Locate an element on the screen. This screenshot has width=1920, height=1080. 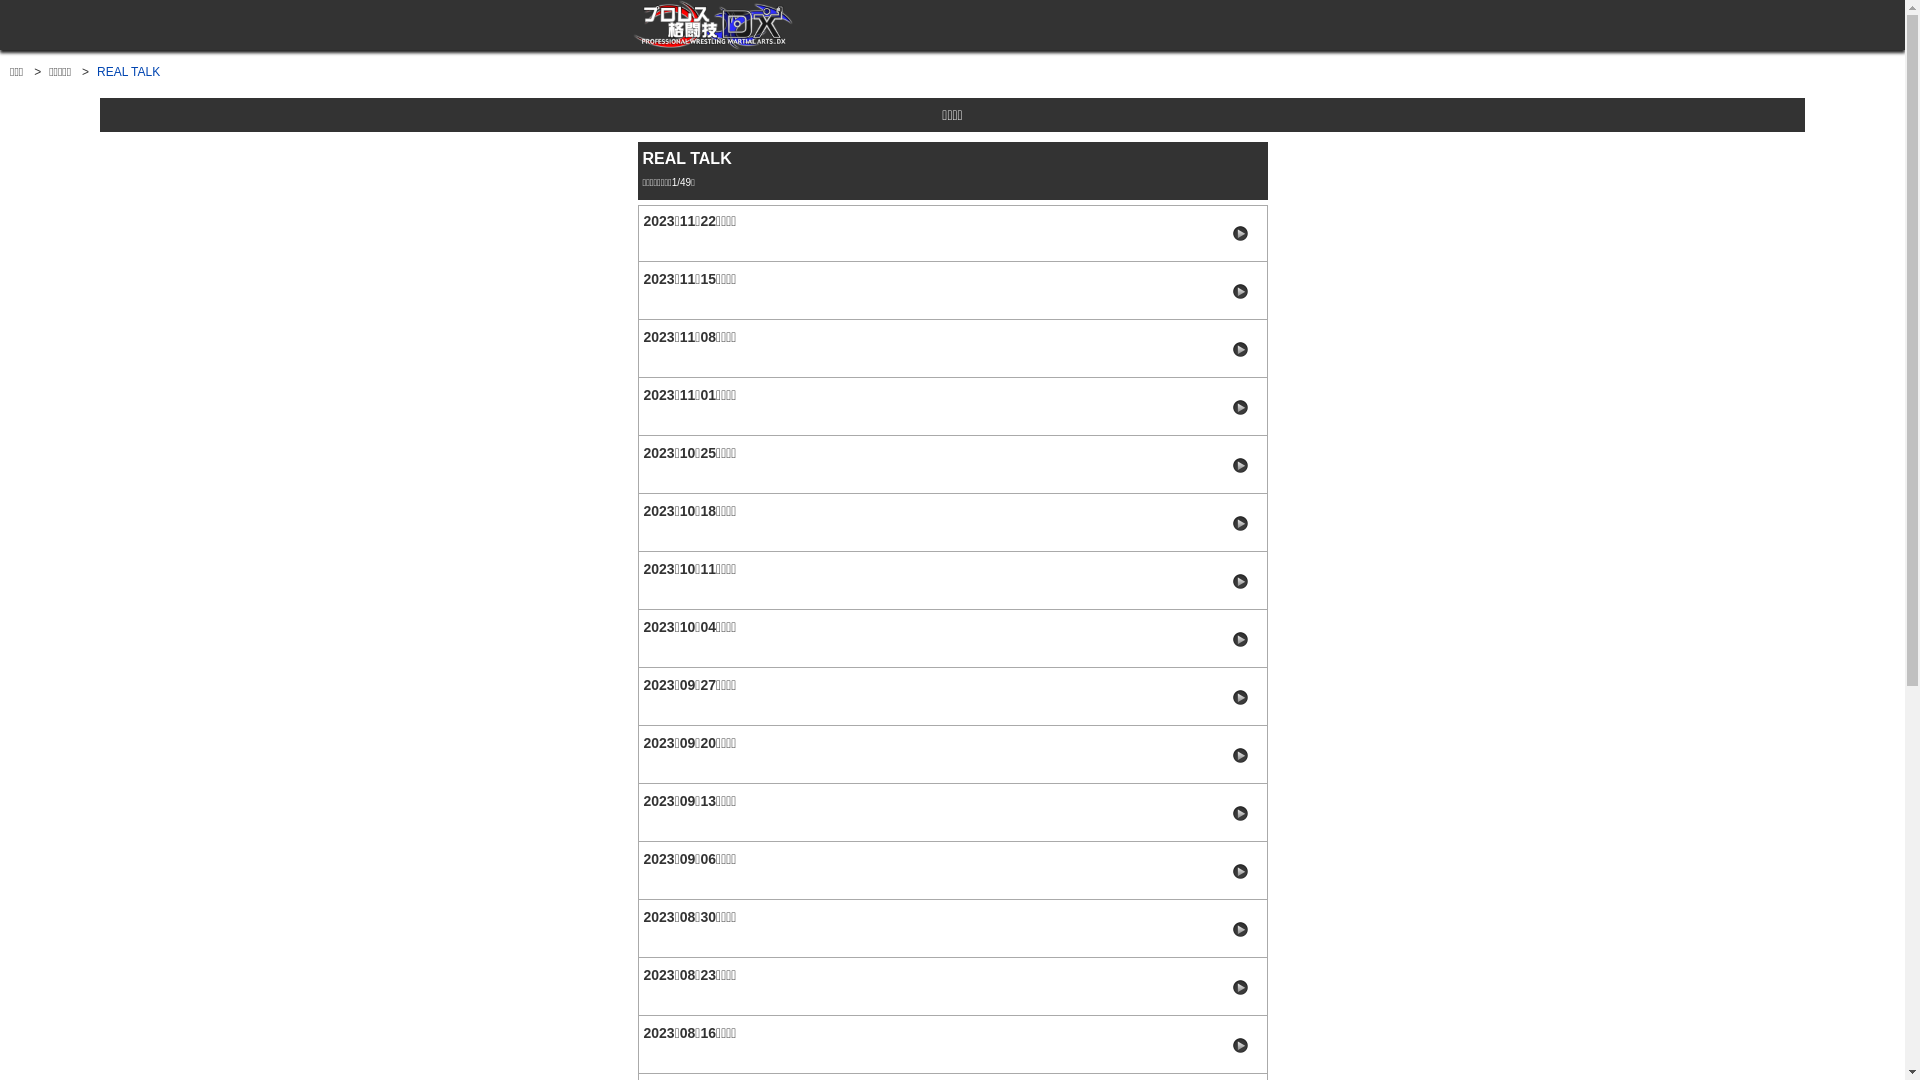
'REAL TALK' is located at coordinates (127, 71).